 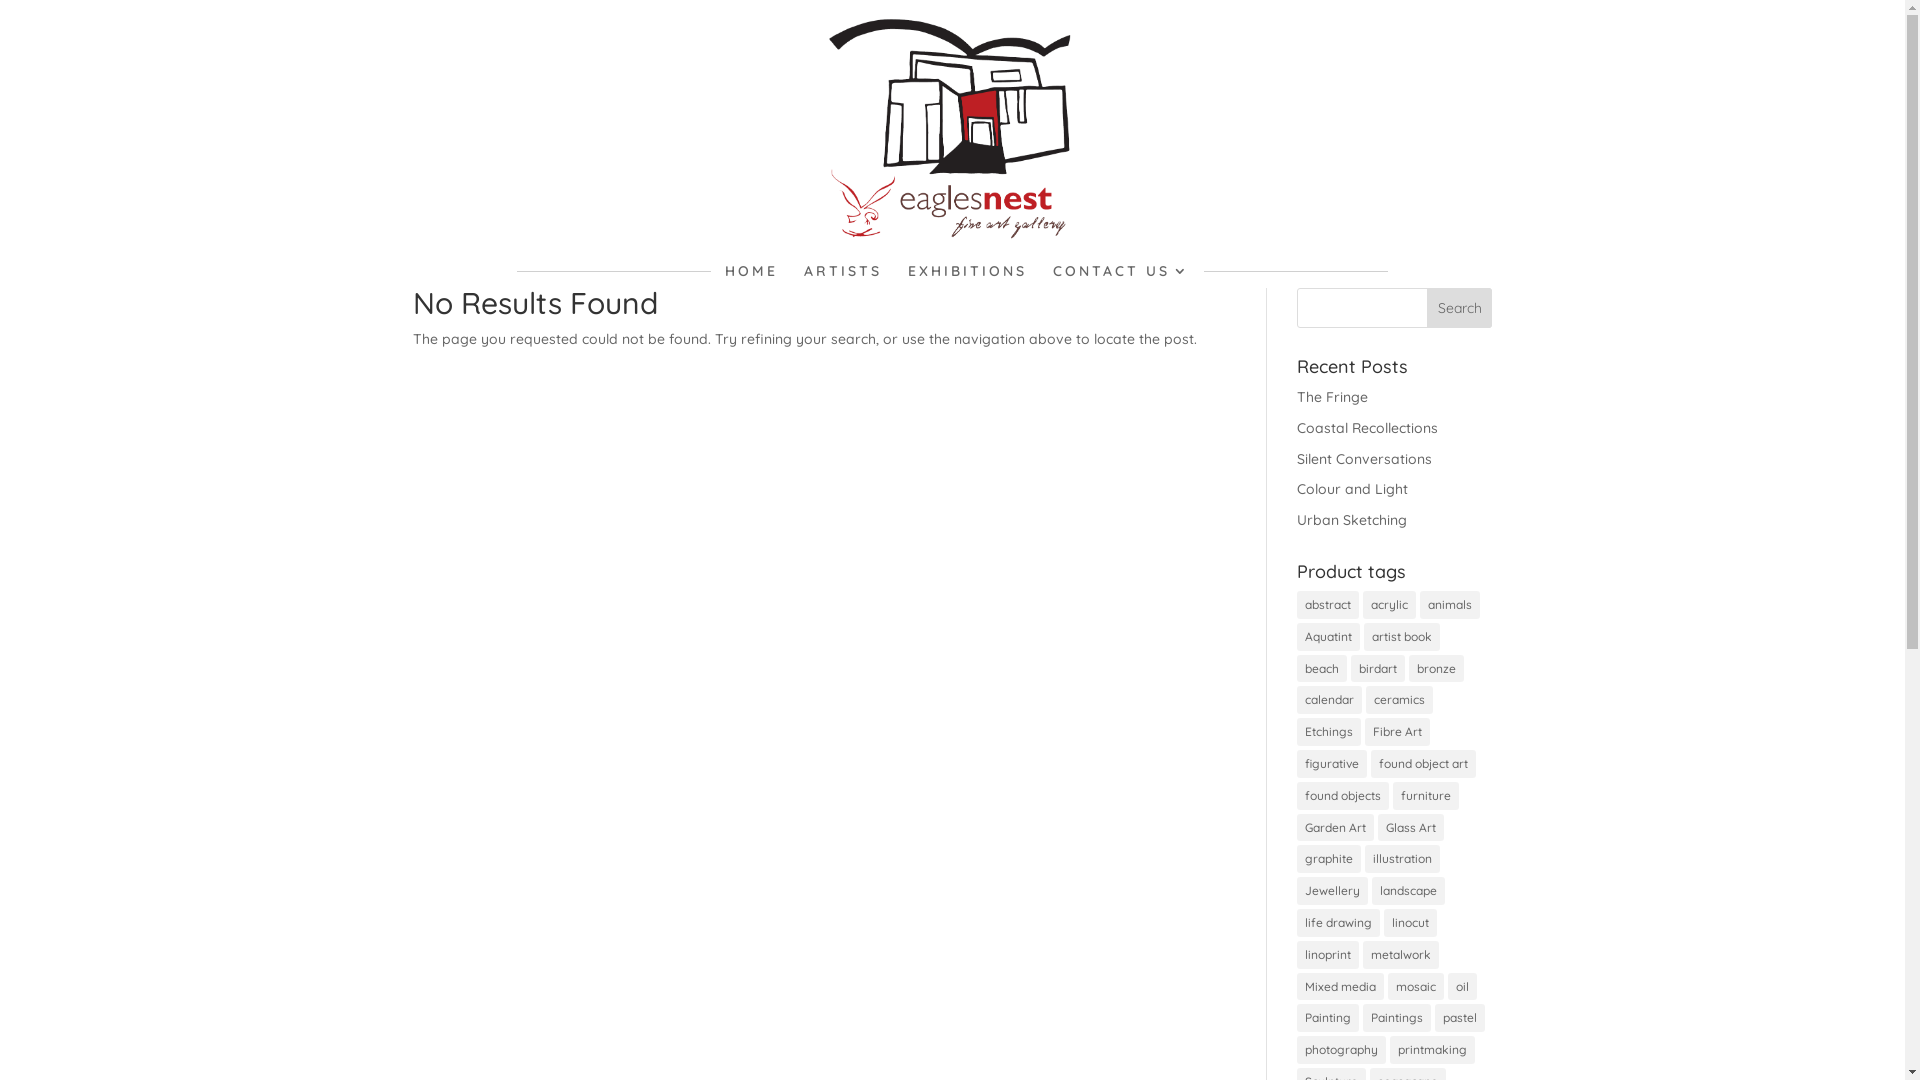 What do you see at coordinates (1366, 427) in the screenshot?
I see `'Coastal Recollections'` at bounding box center [1366, 427].